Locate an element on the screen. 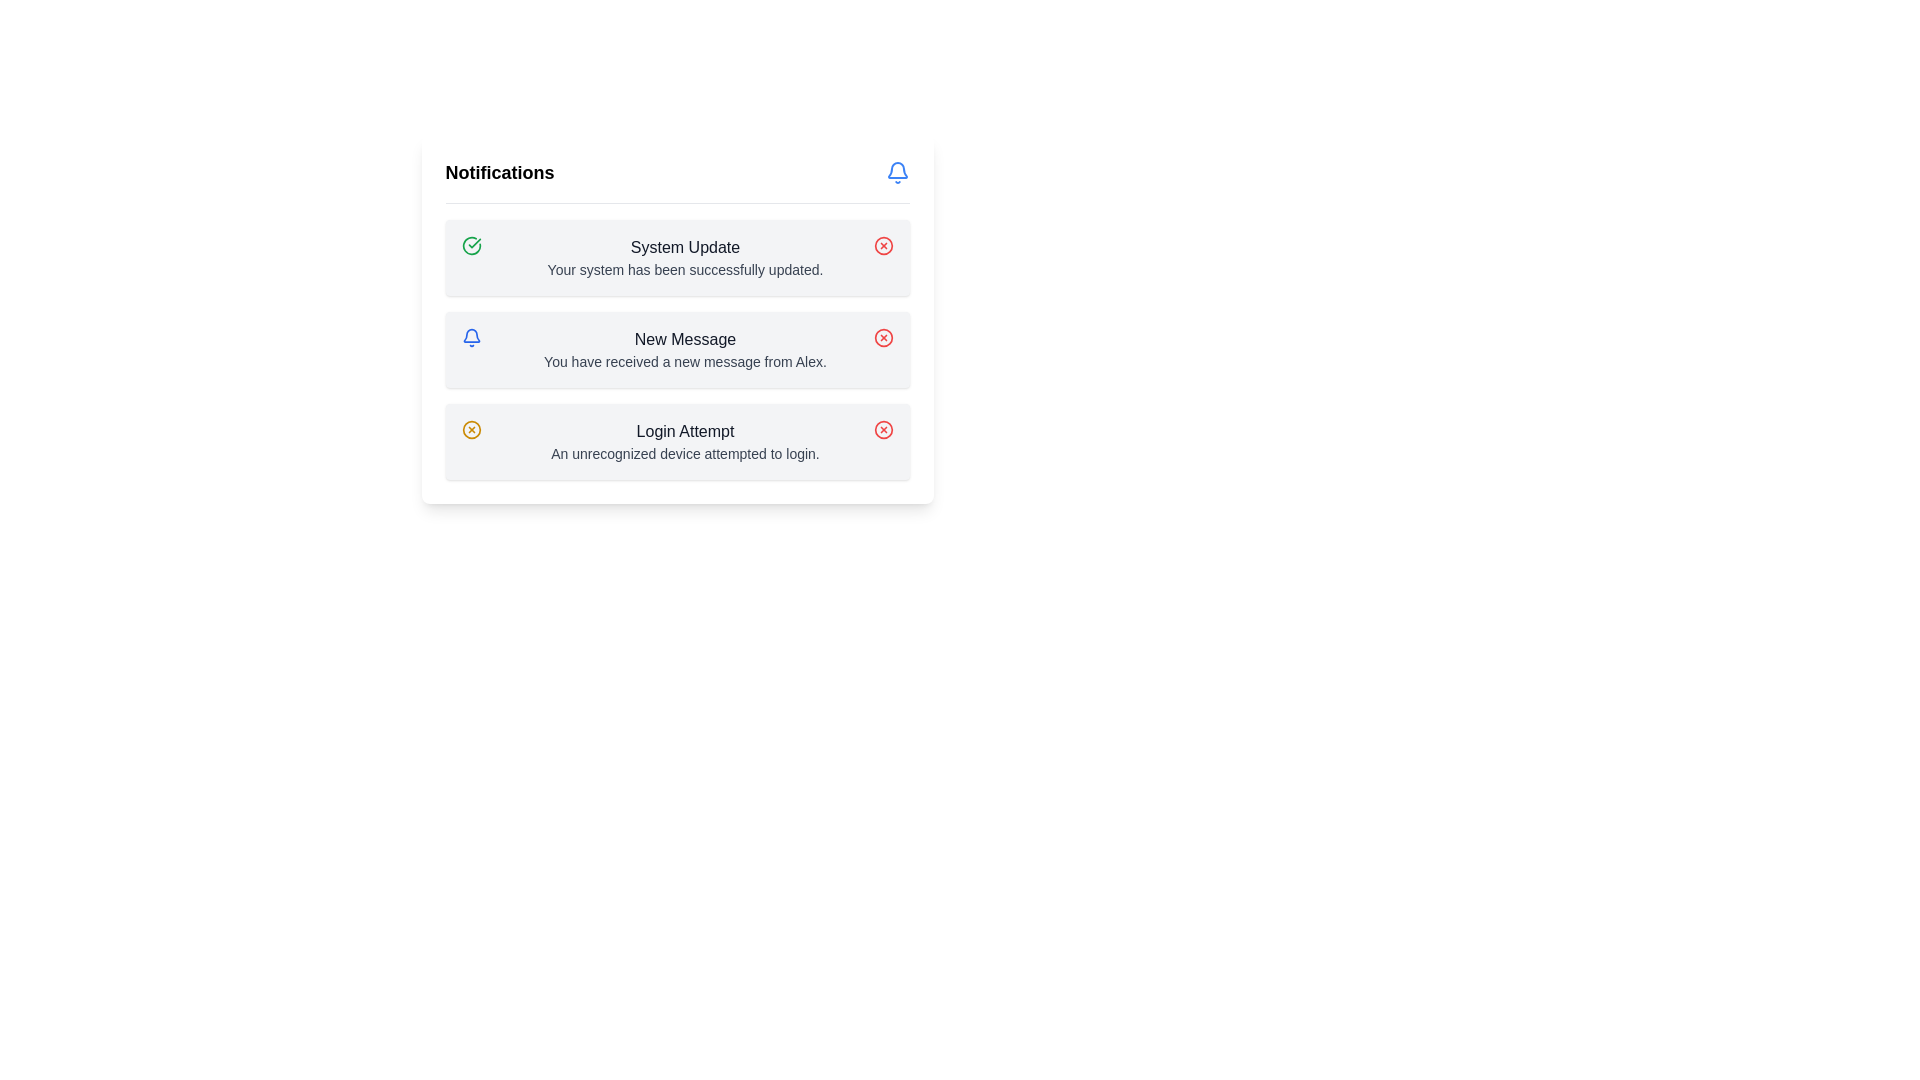  the circular icon with a green checkmark, which indicates a successful operation, located to the left of the 'System Update' notification block is located at coordinates (470, 245).